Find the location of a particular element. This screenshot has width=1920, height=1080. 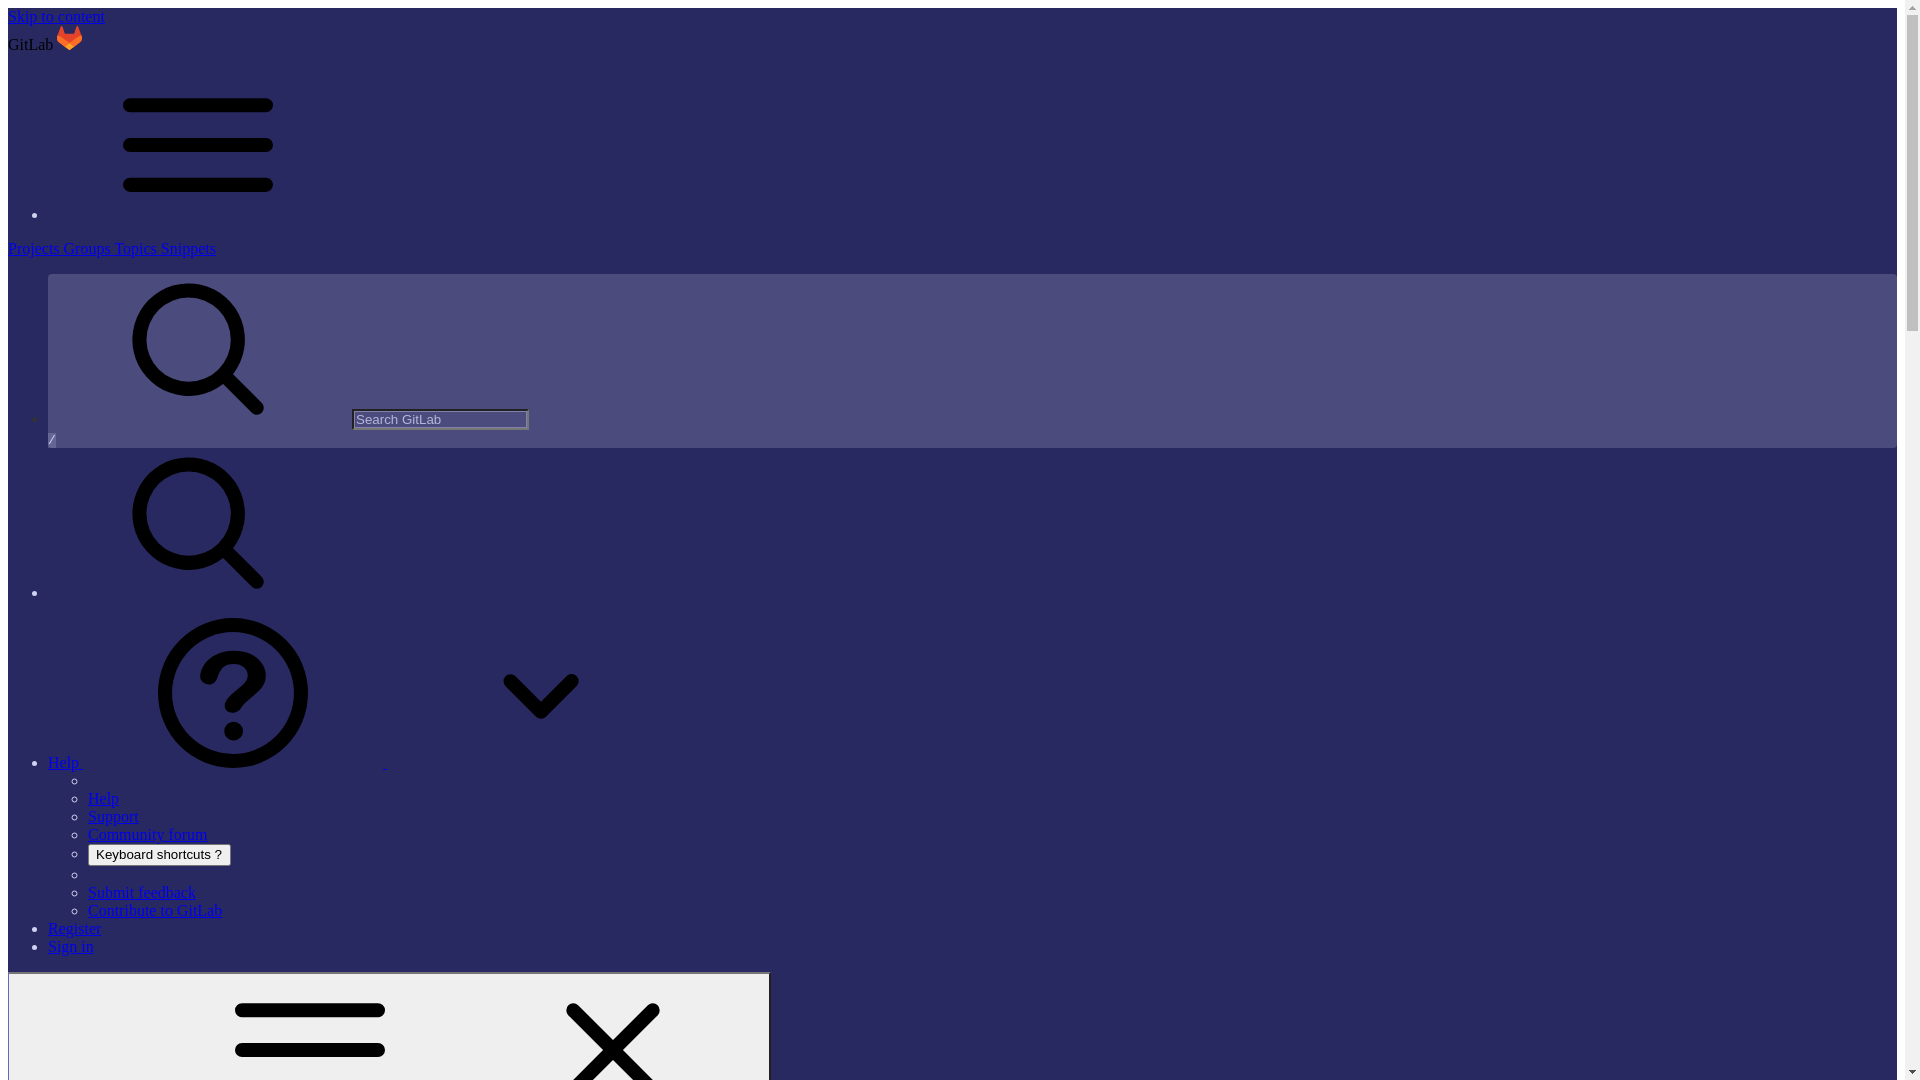

'Topics' is located at coordinates (136, 247).